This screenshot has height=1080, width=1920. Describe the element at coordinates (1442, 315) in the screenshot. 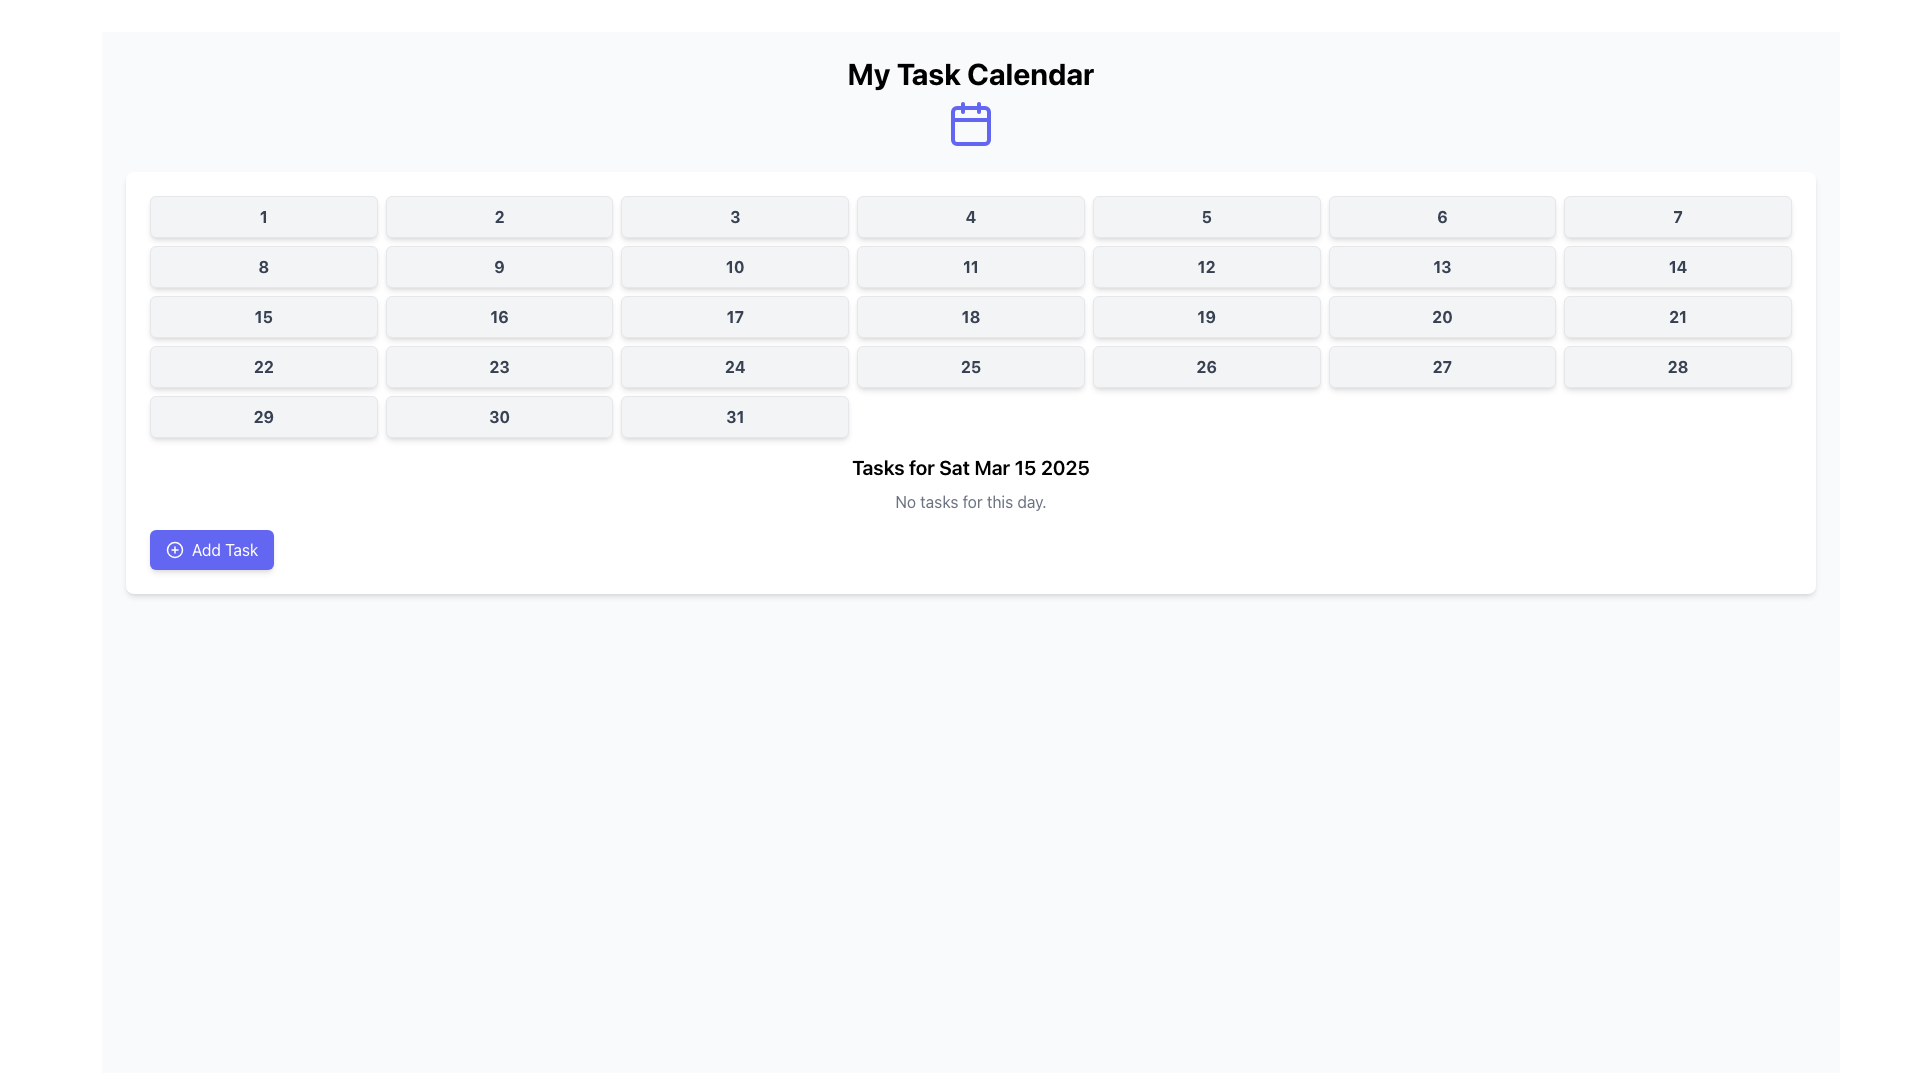

I see `the button representing the 20th day` at that location.